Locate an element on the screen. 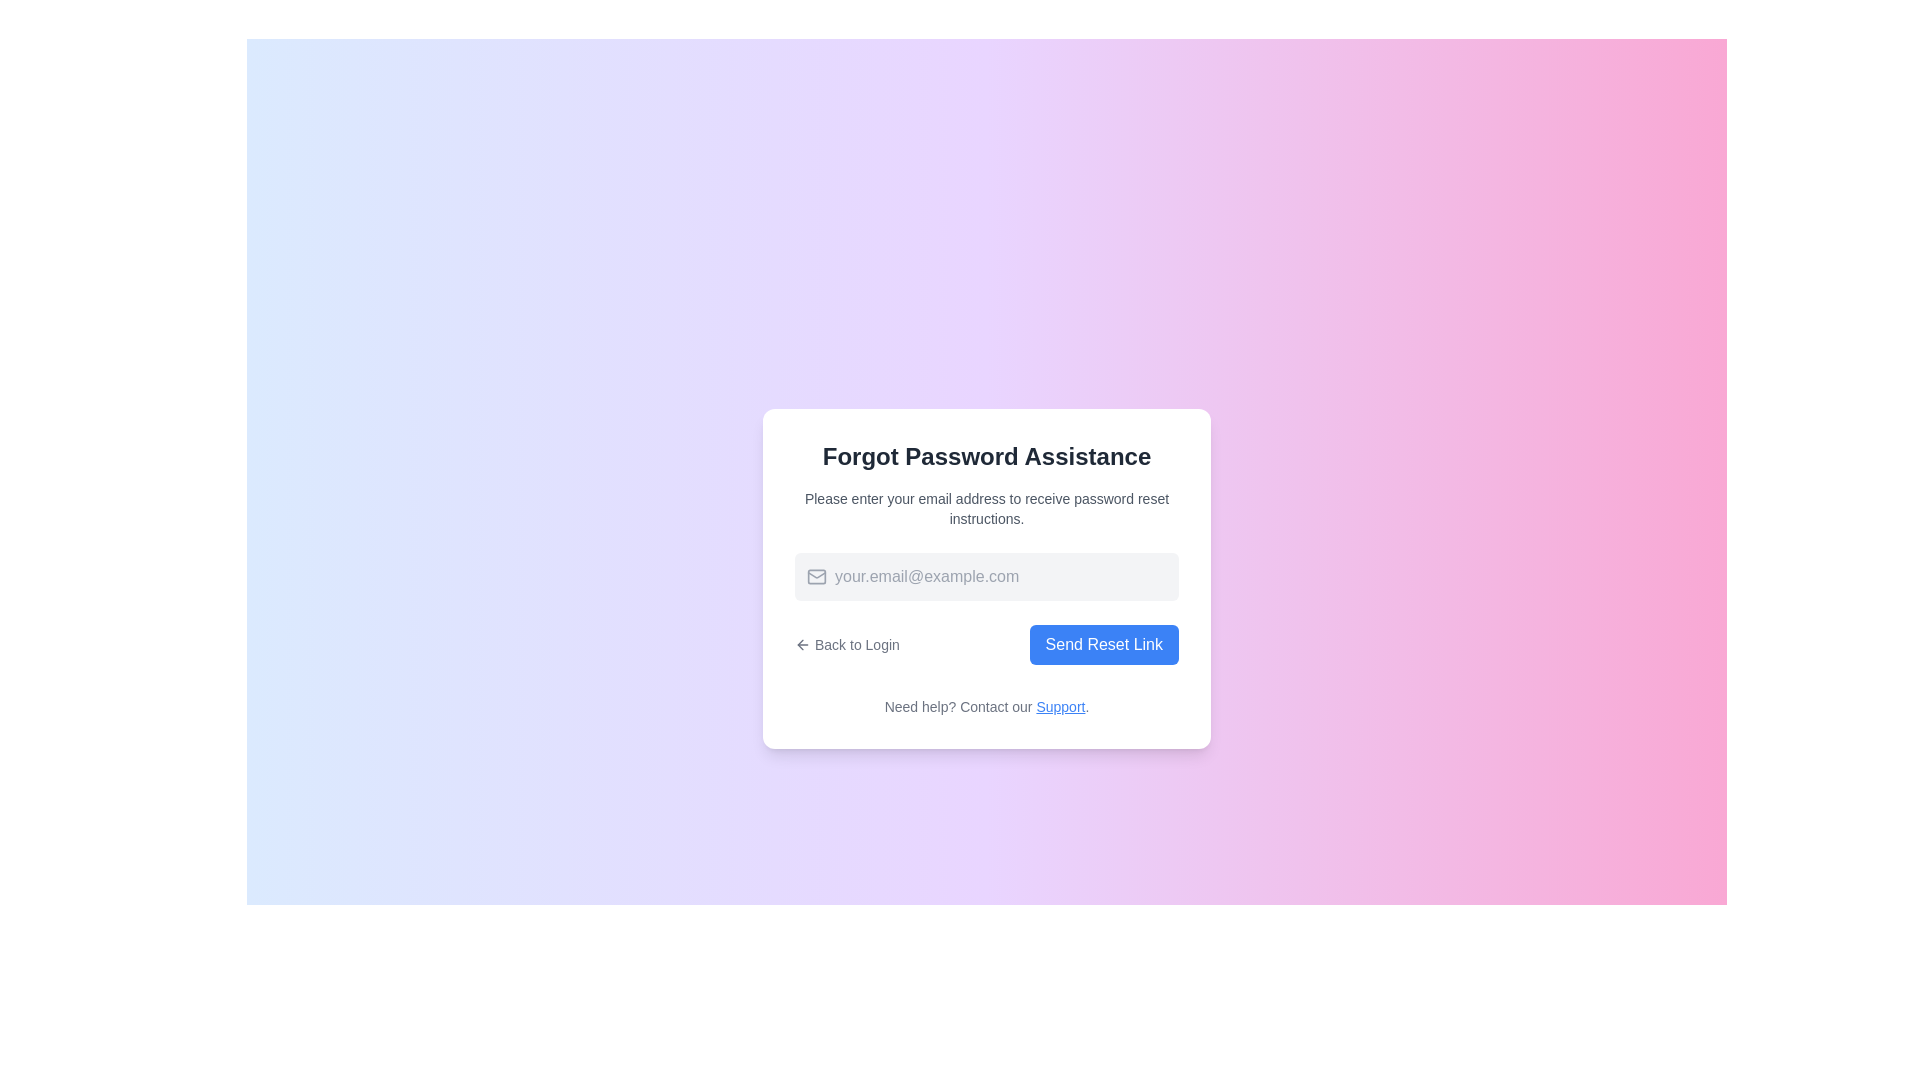 The image size is (1920, 1080). the mail icon located at the left side of the email input box labeled 'your.email@example.com' within the 'Forgot Password Assistance' form to inspect its additional functionality is located at coordinates (811, 577).